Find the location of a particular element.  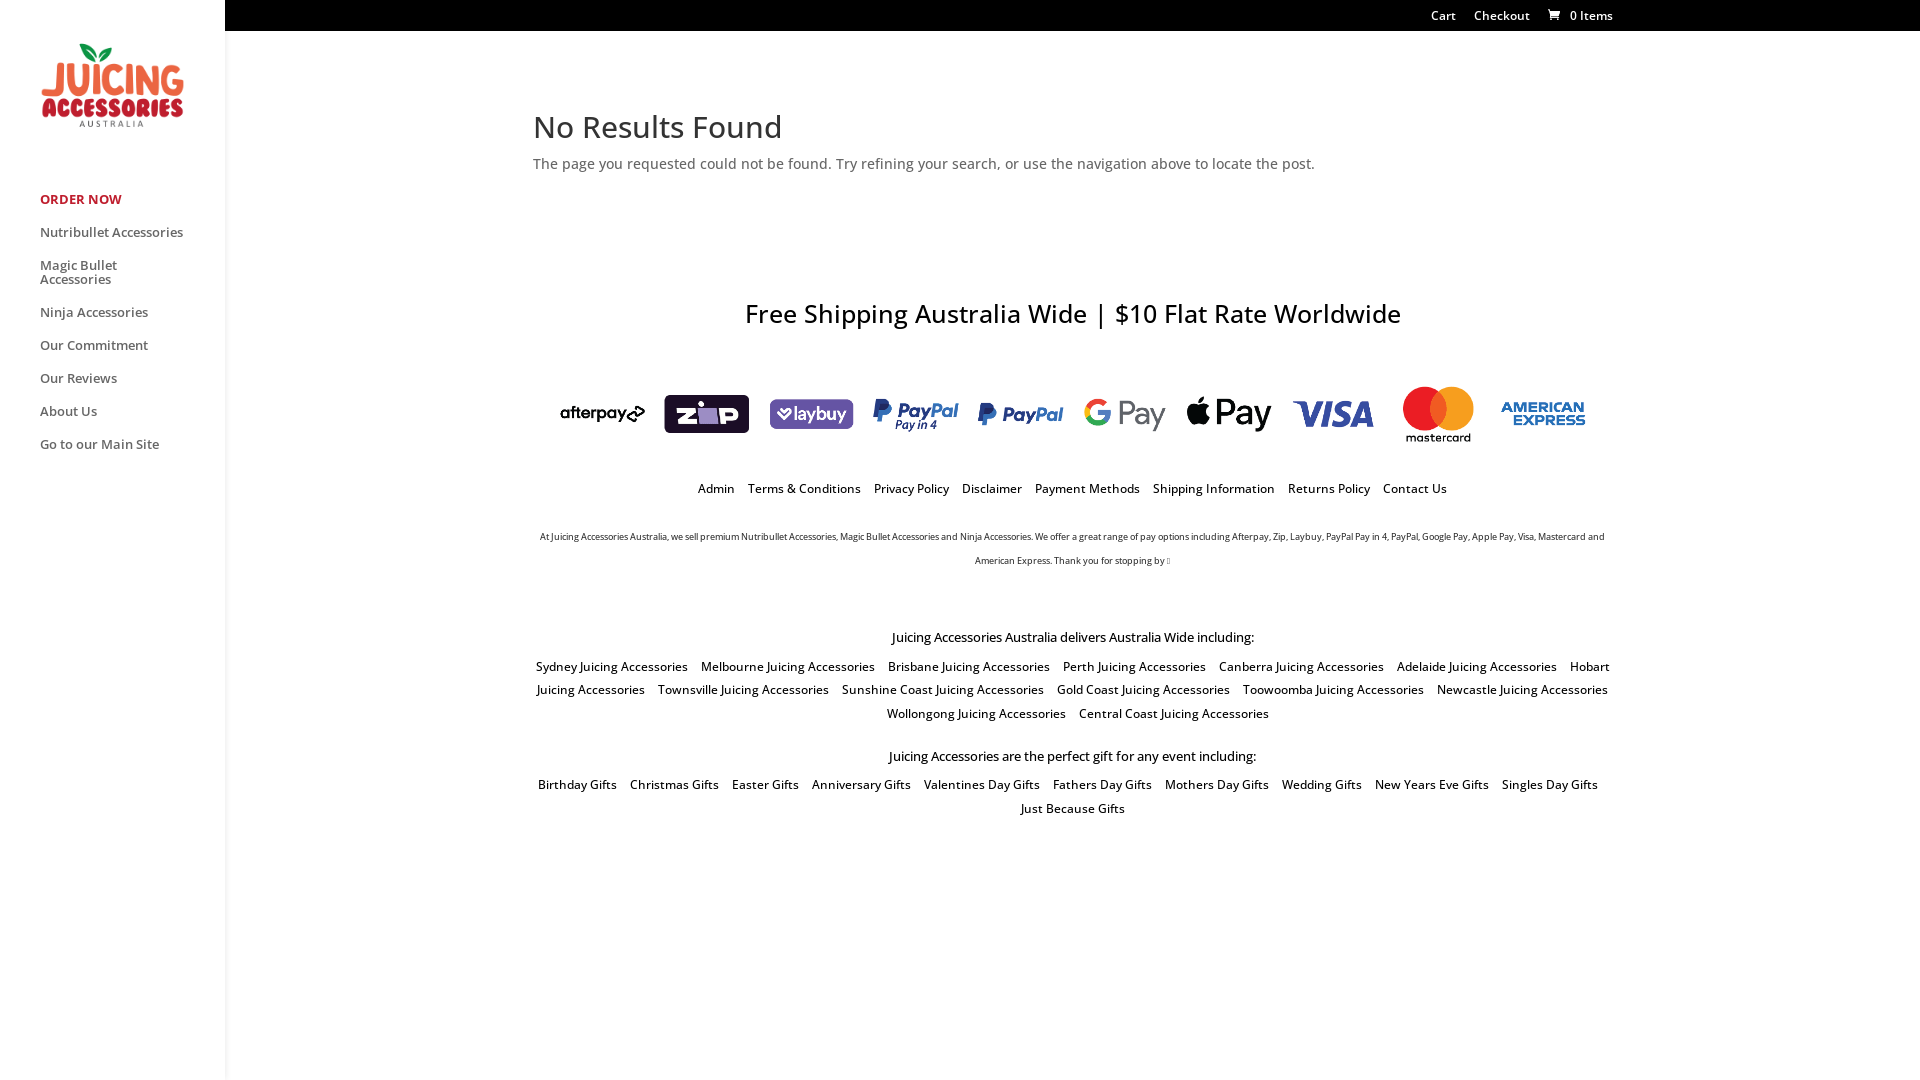

'Christmas Gifts' is located at coordinates (674, 783).